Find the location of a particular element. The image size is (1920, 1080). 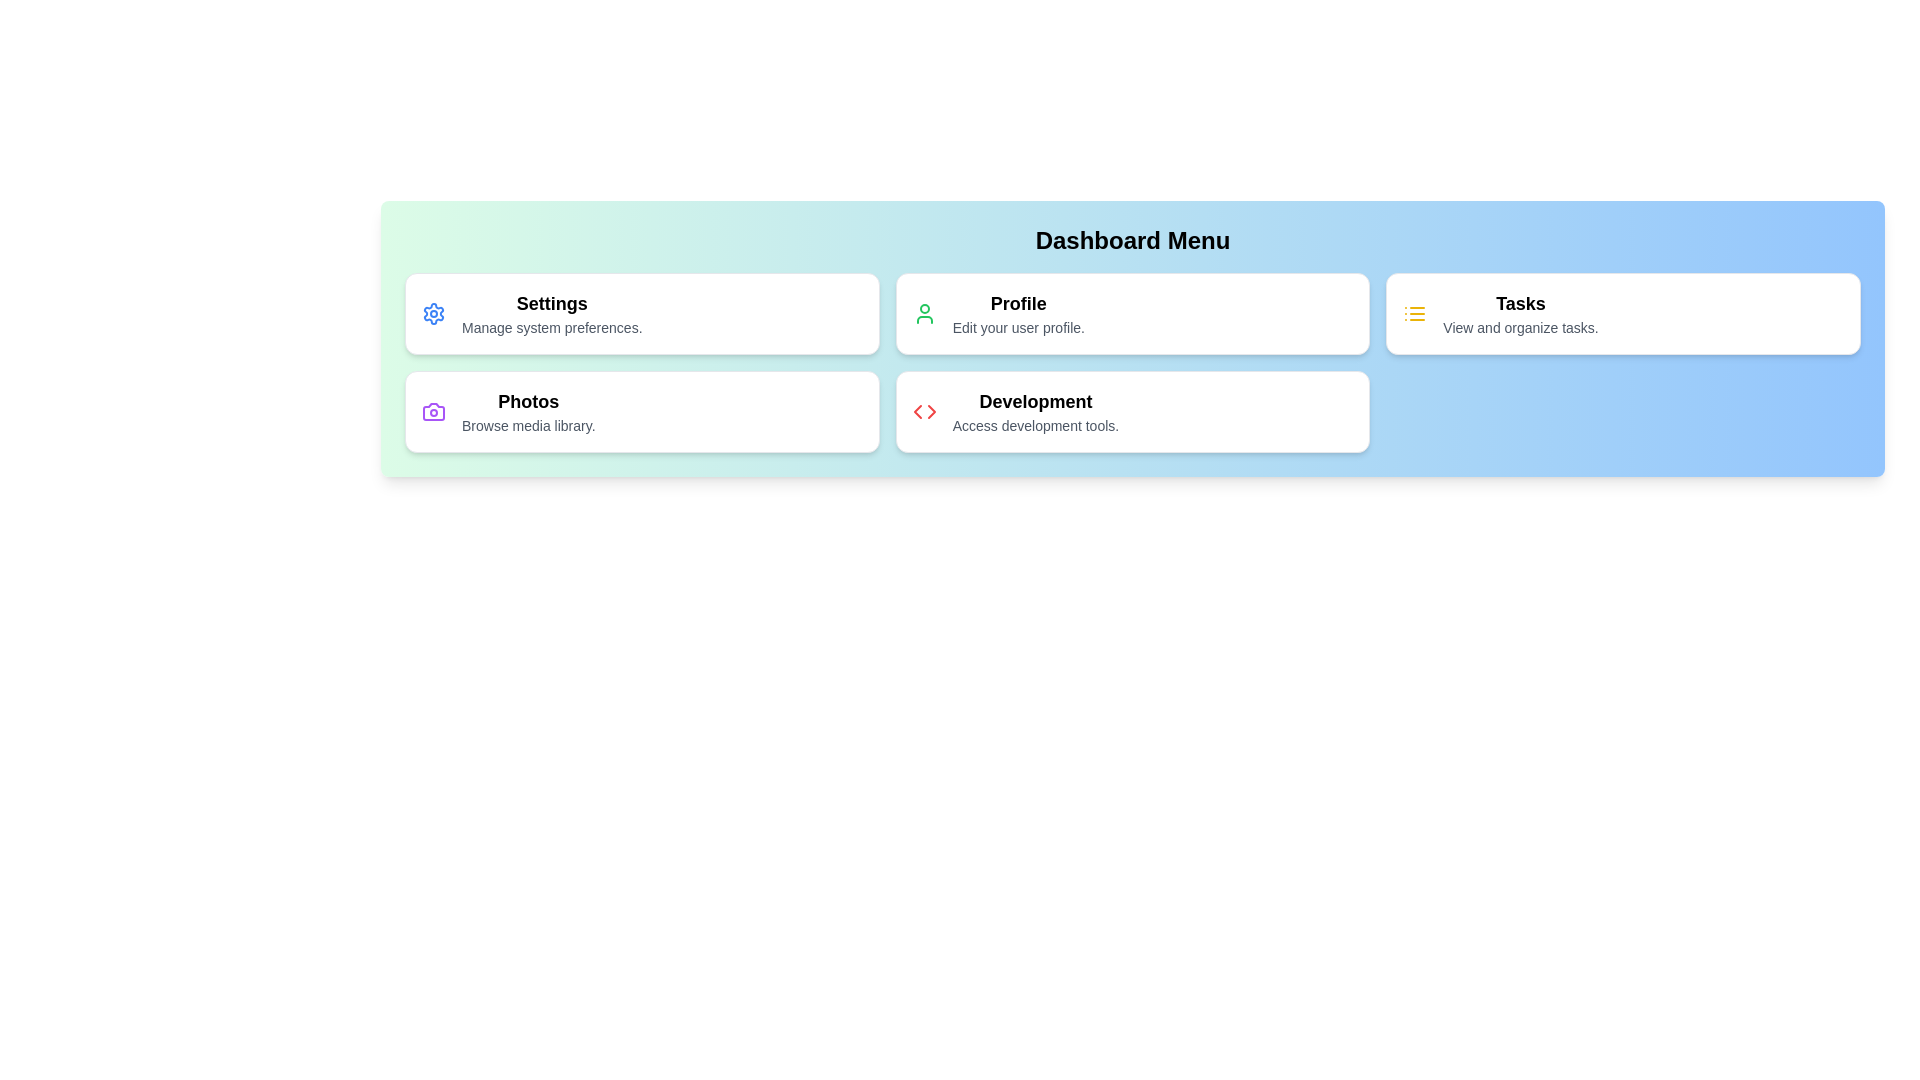

the menu item corresponding to Profile is located at coordinates (1132, 313).